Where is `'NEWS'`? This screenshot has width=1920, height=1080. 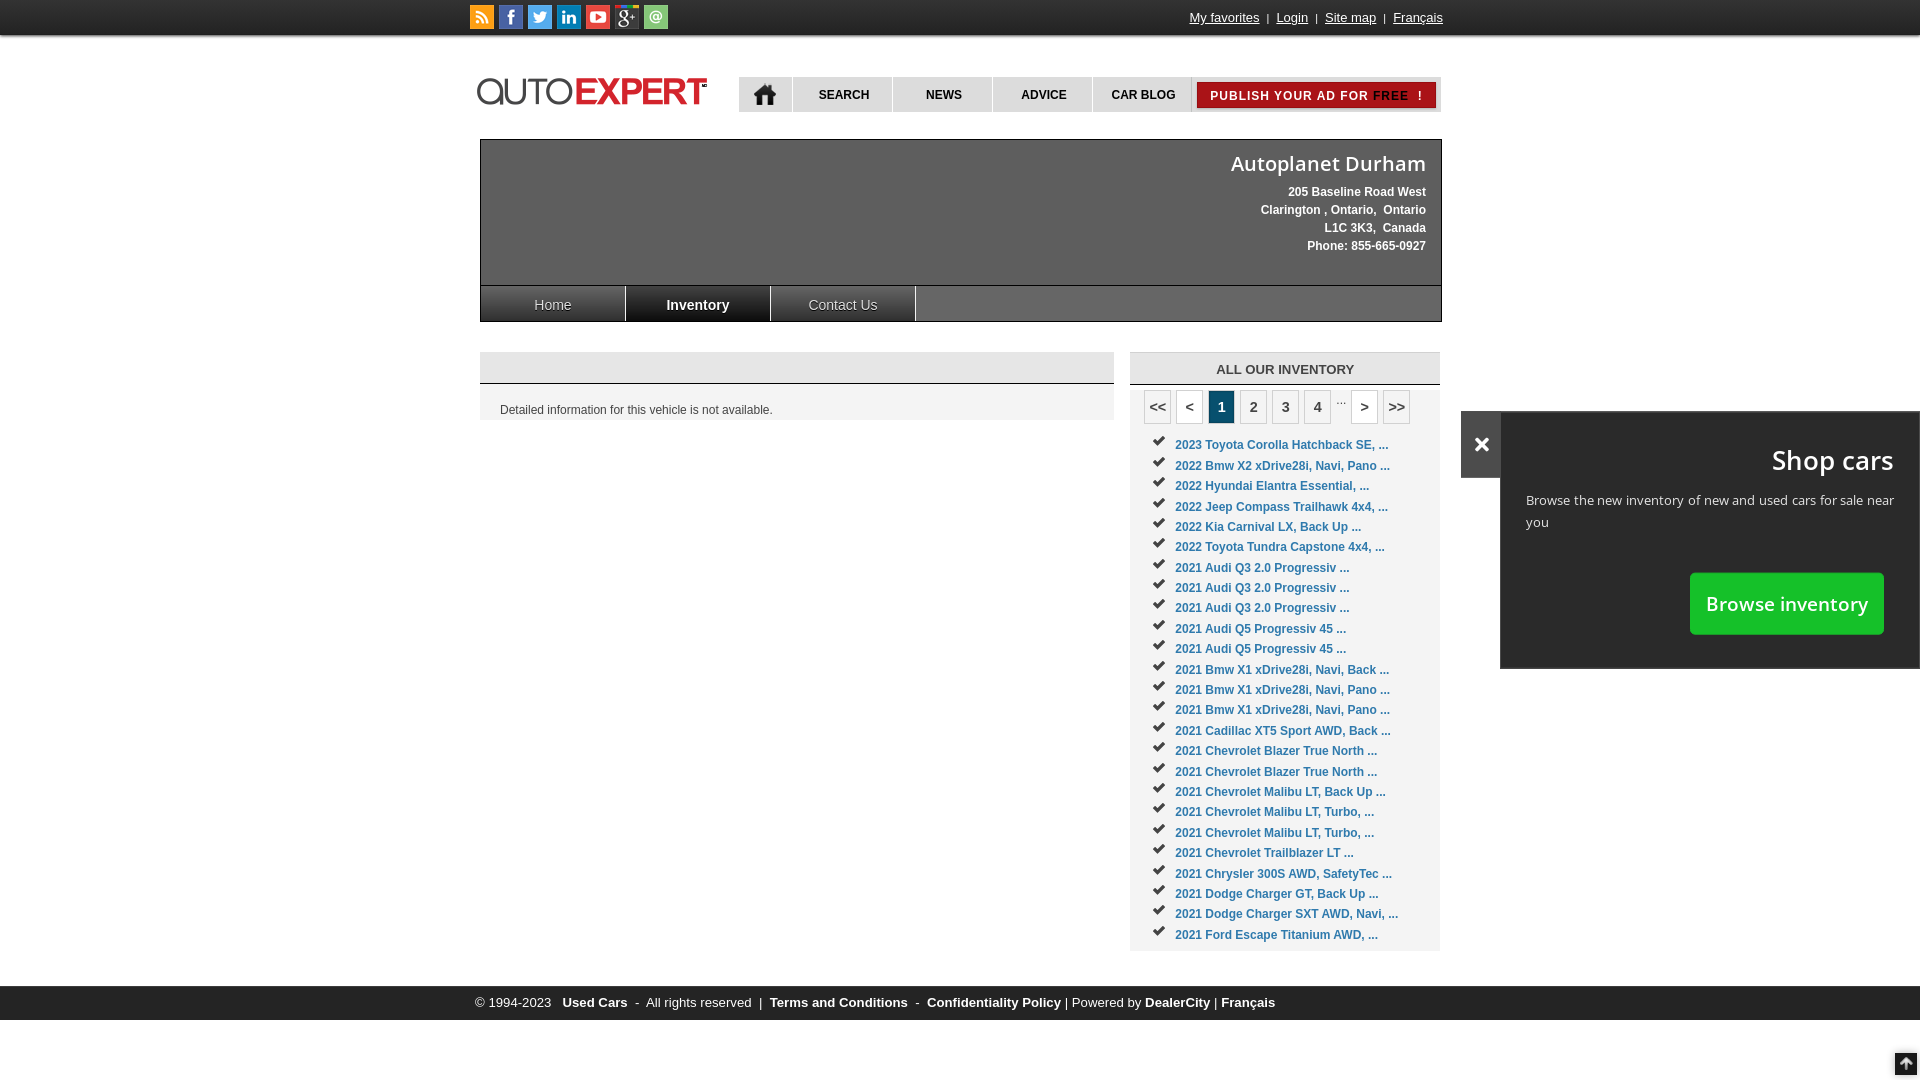
'NEWS' is located at coordinates (940, 94).